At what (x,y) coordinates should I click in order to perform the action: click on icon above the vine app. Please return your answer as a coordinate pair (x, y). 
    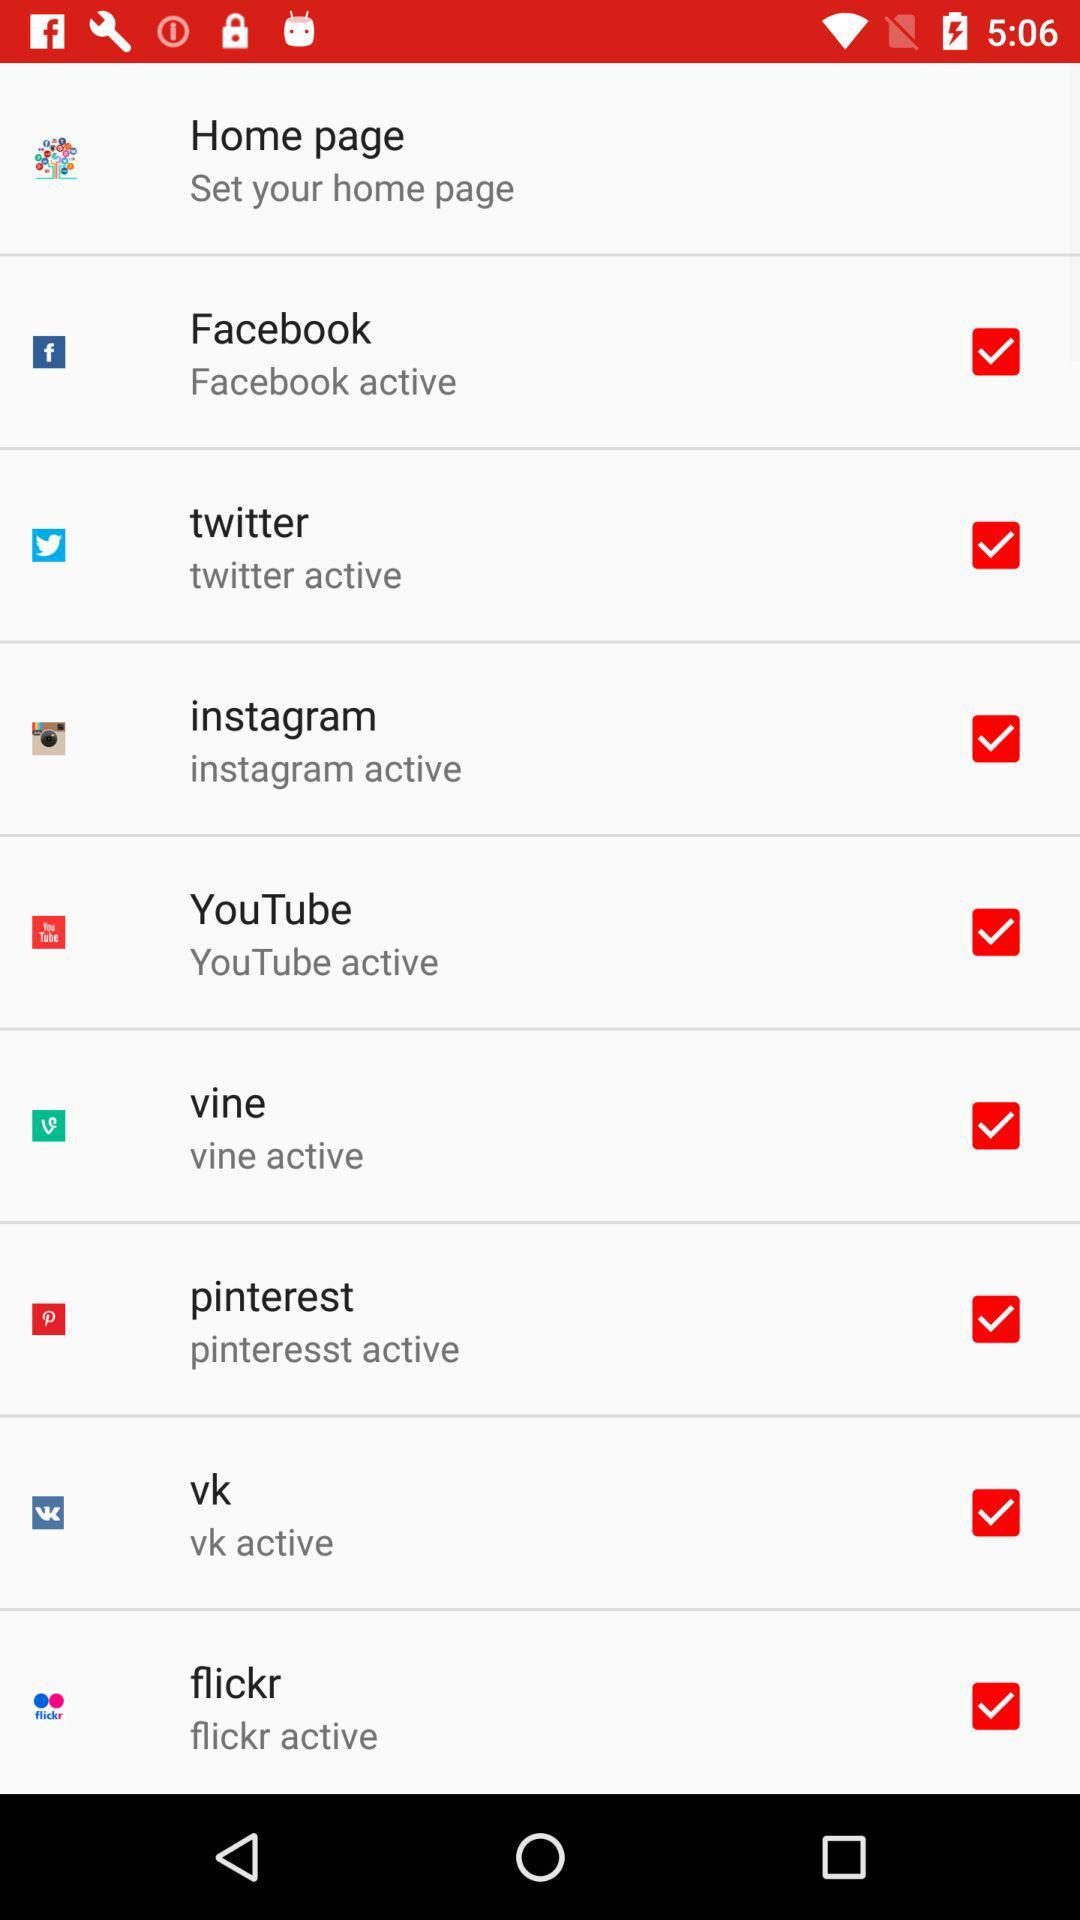
    Looking at the image, I should click on (314, 960).